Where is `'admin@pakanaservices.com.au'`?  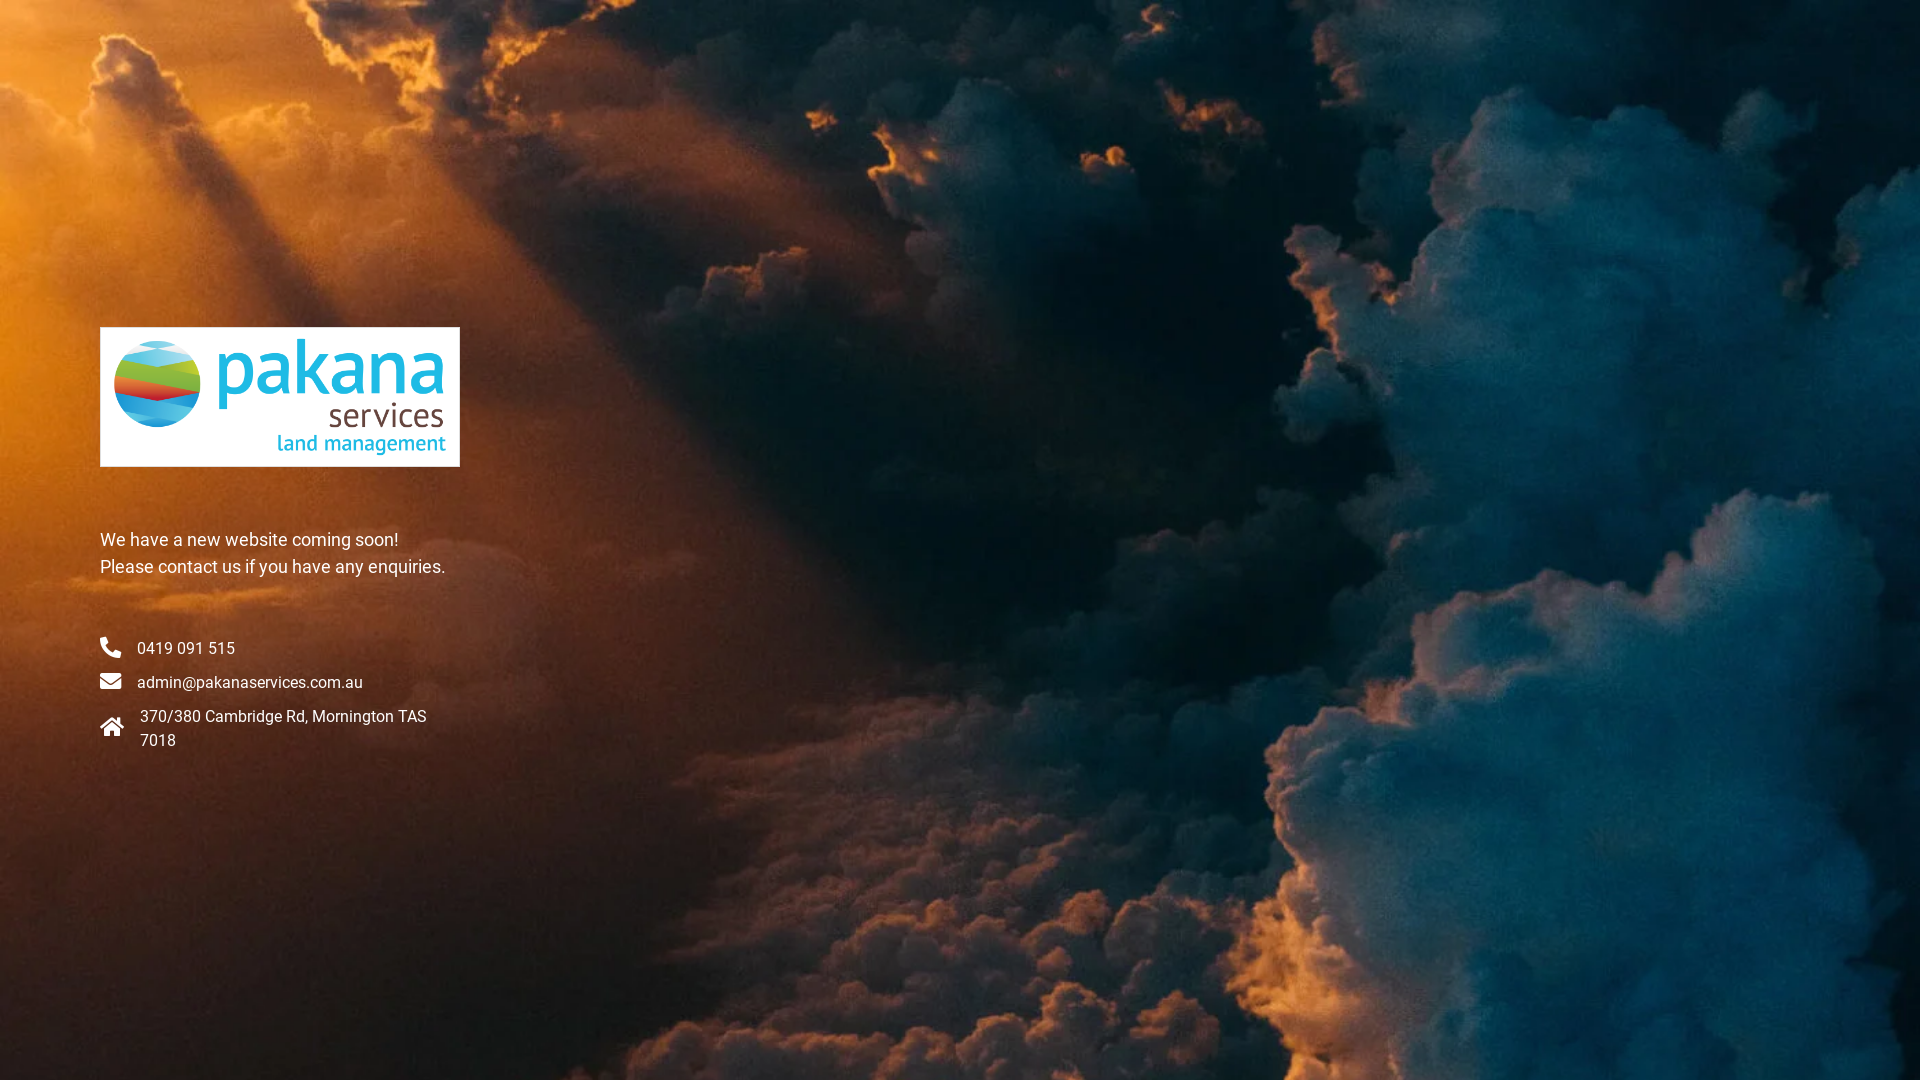
'admin@pakanaservices.com.au' is located at coordinates (248, 681).